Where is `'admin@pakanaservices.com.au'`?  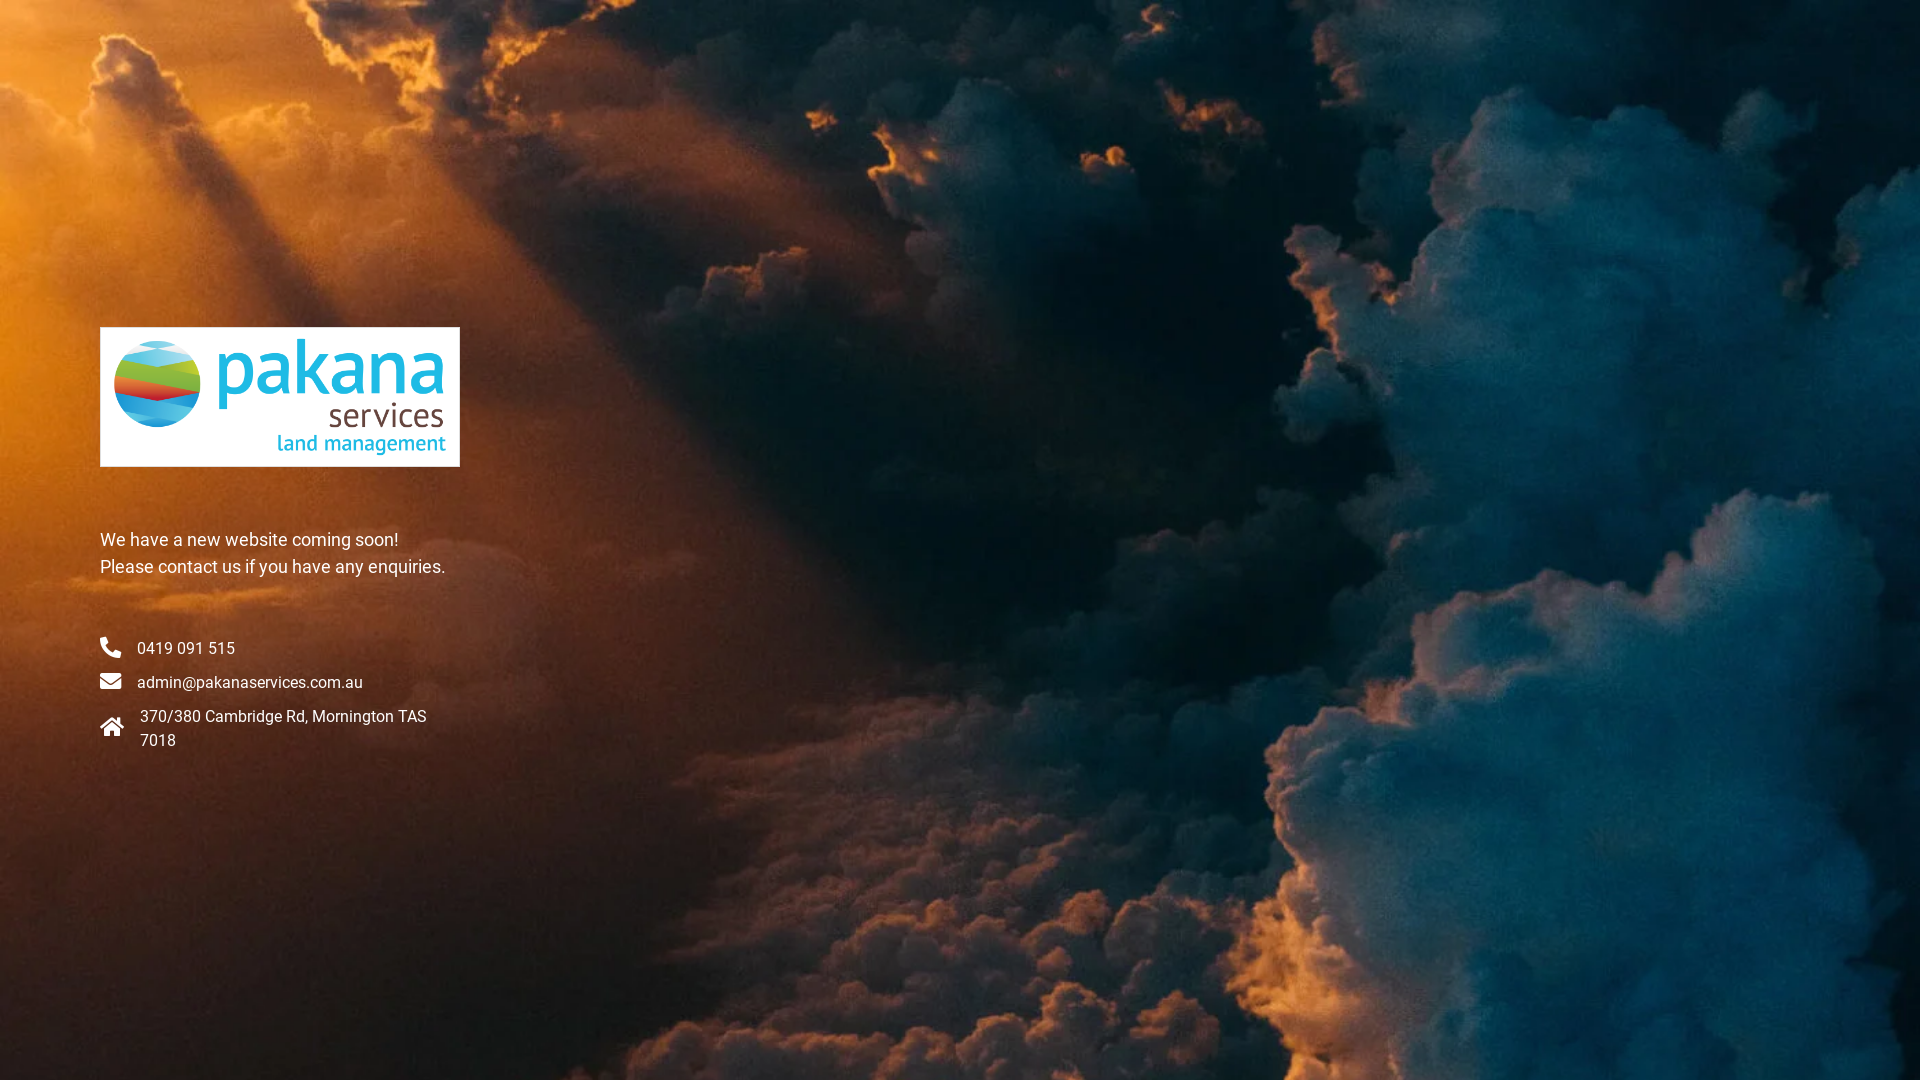
'admin@pakanaservices.com.au' is located at coordinates (248, 681).